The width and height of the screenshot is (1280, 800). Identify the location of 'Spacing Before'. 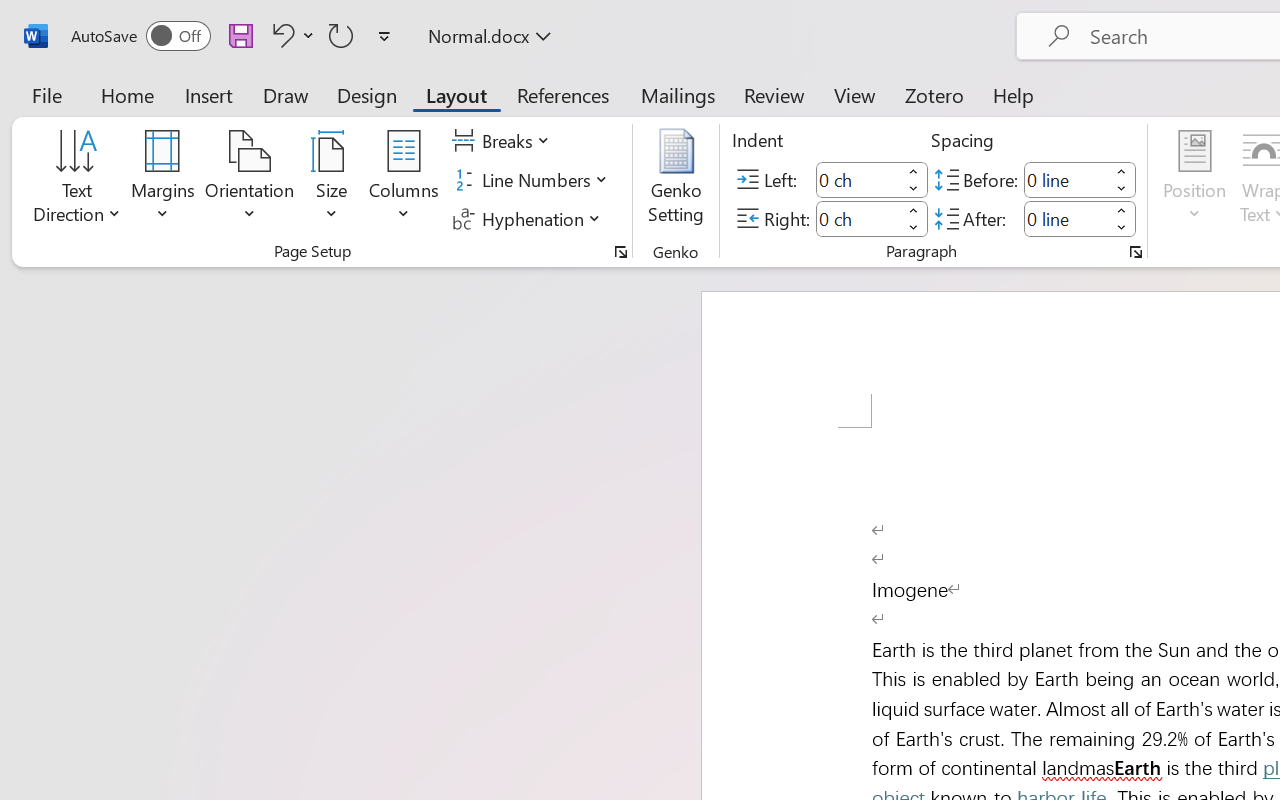
(1065, 178).